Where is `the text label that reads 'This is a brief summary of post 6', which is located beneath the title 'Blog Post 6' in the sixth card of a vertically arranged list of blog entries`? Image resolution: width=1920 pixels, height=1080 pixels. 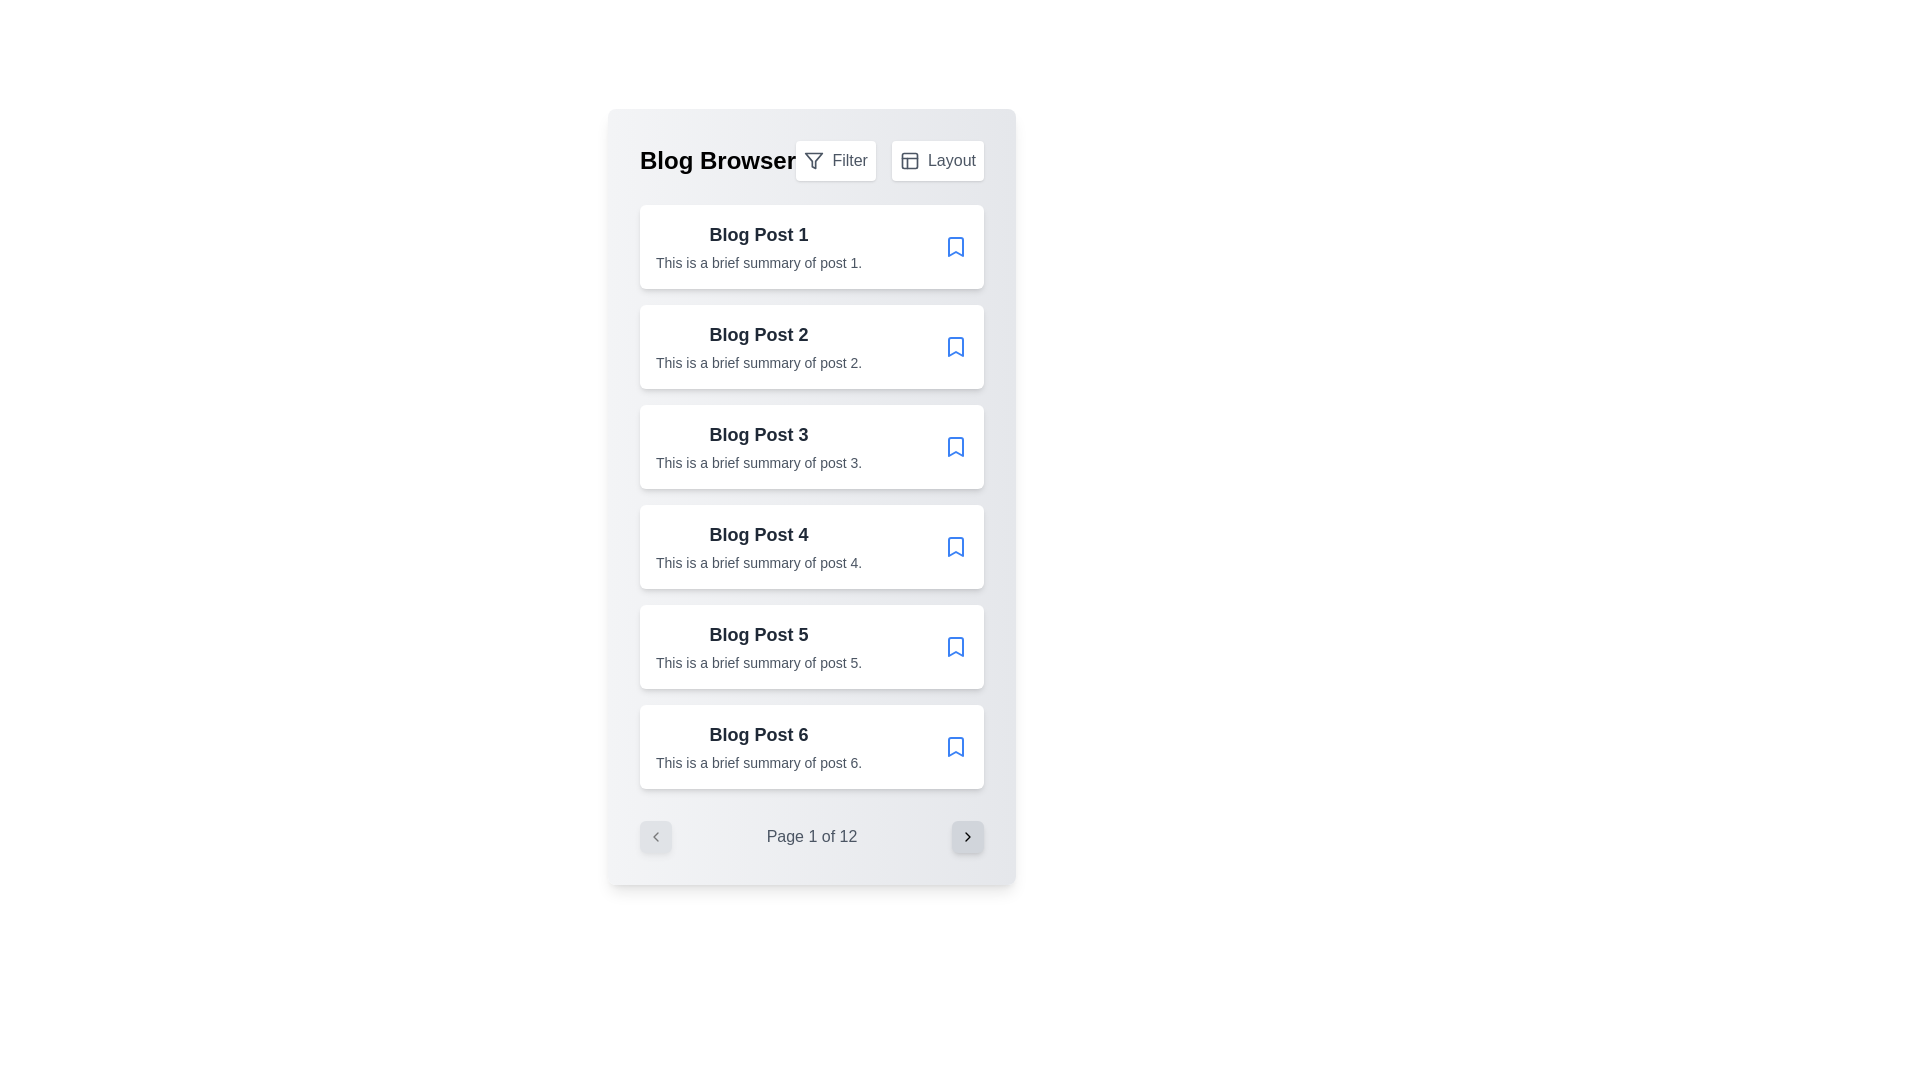 the text label that reads 'This is a brief summary of post 6', which is located beneath the title 'Blog Post 6' in the sixth card of a vertically arranged list of blog entries is located at coordinates (758, 763).